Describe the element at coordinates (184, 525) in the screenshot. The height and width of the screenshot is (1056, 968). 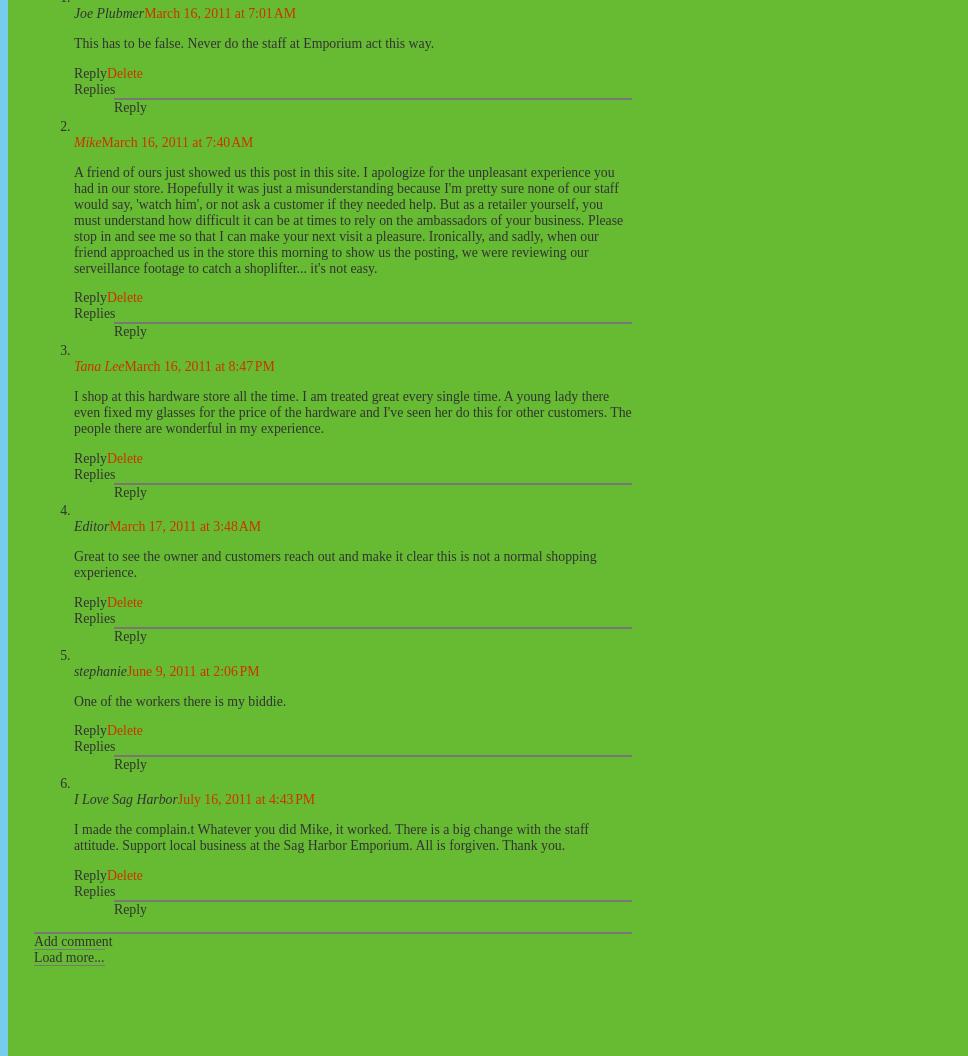
I see `'March 17, 2011 at 3:48 AM'` at that location.